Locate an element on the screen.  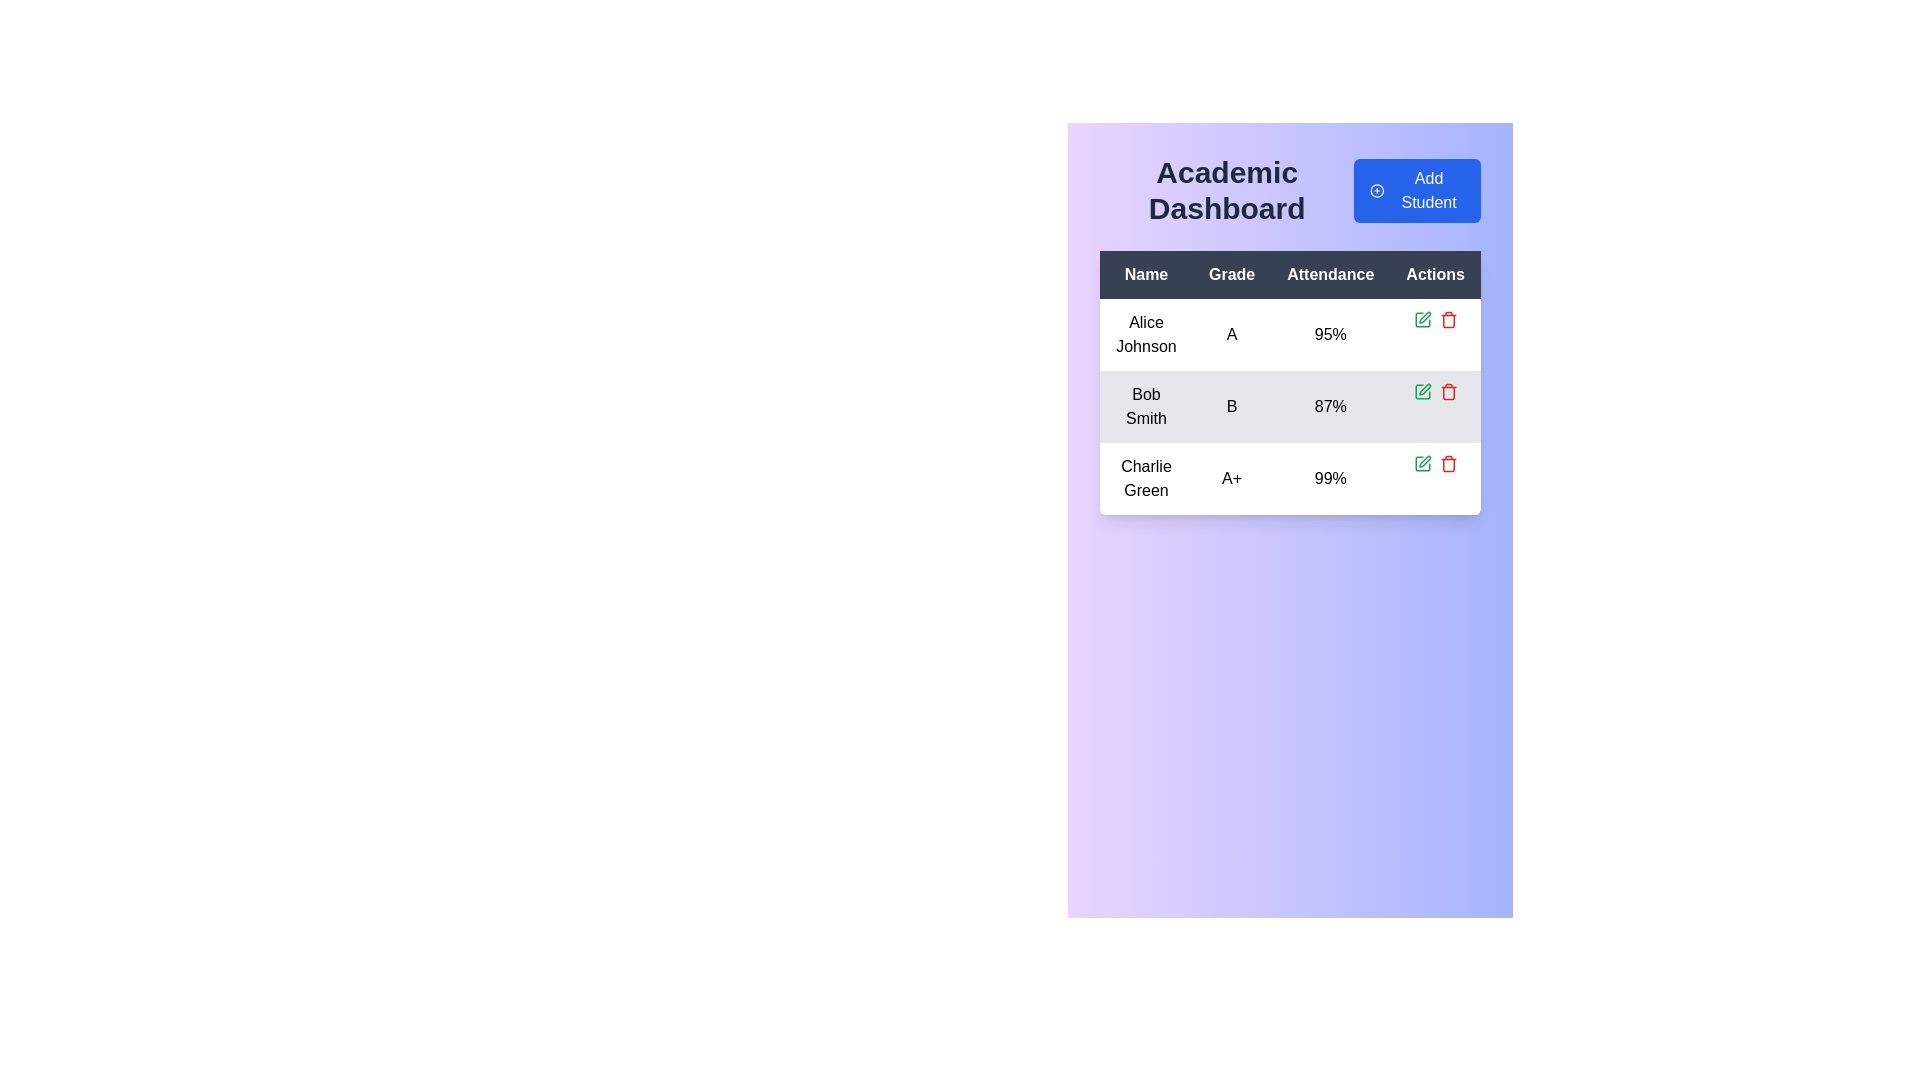
the static text element indicating the grade for 'Bob Smith' in the second column under the 'Grade' heading is located at coordinates (1231, 406).